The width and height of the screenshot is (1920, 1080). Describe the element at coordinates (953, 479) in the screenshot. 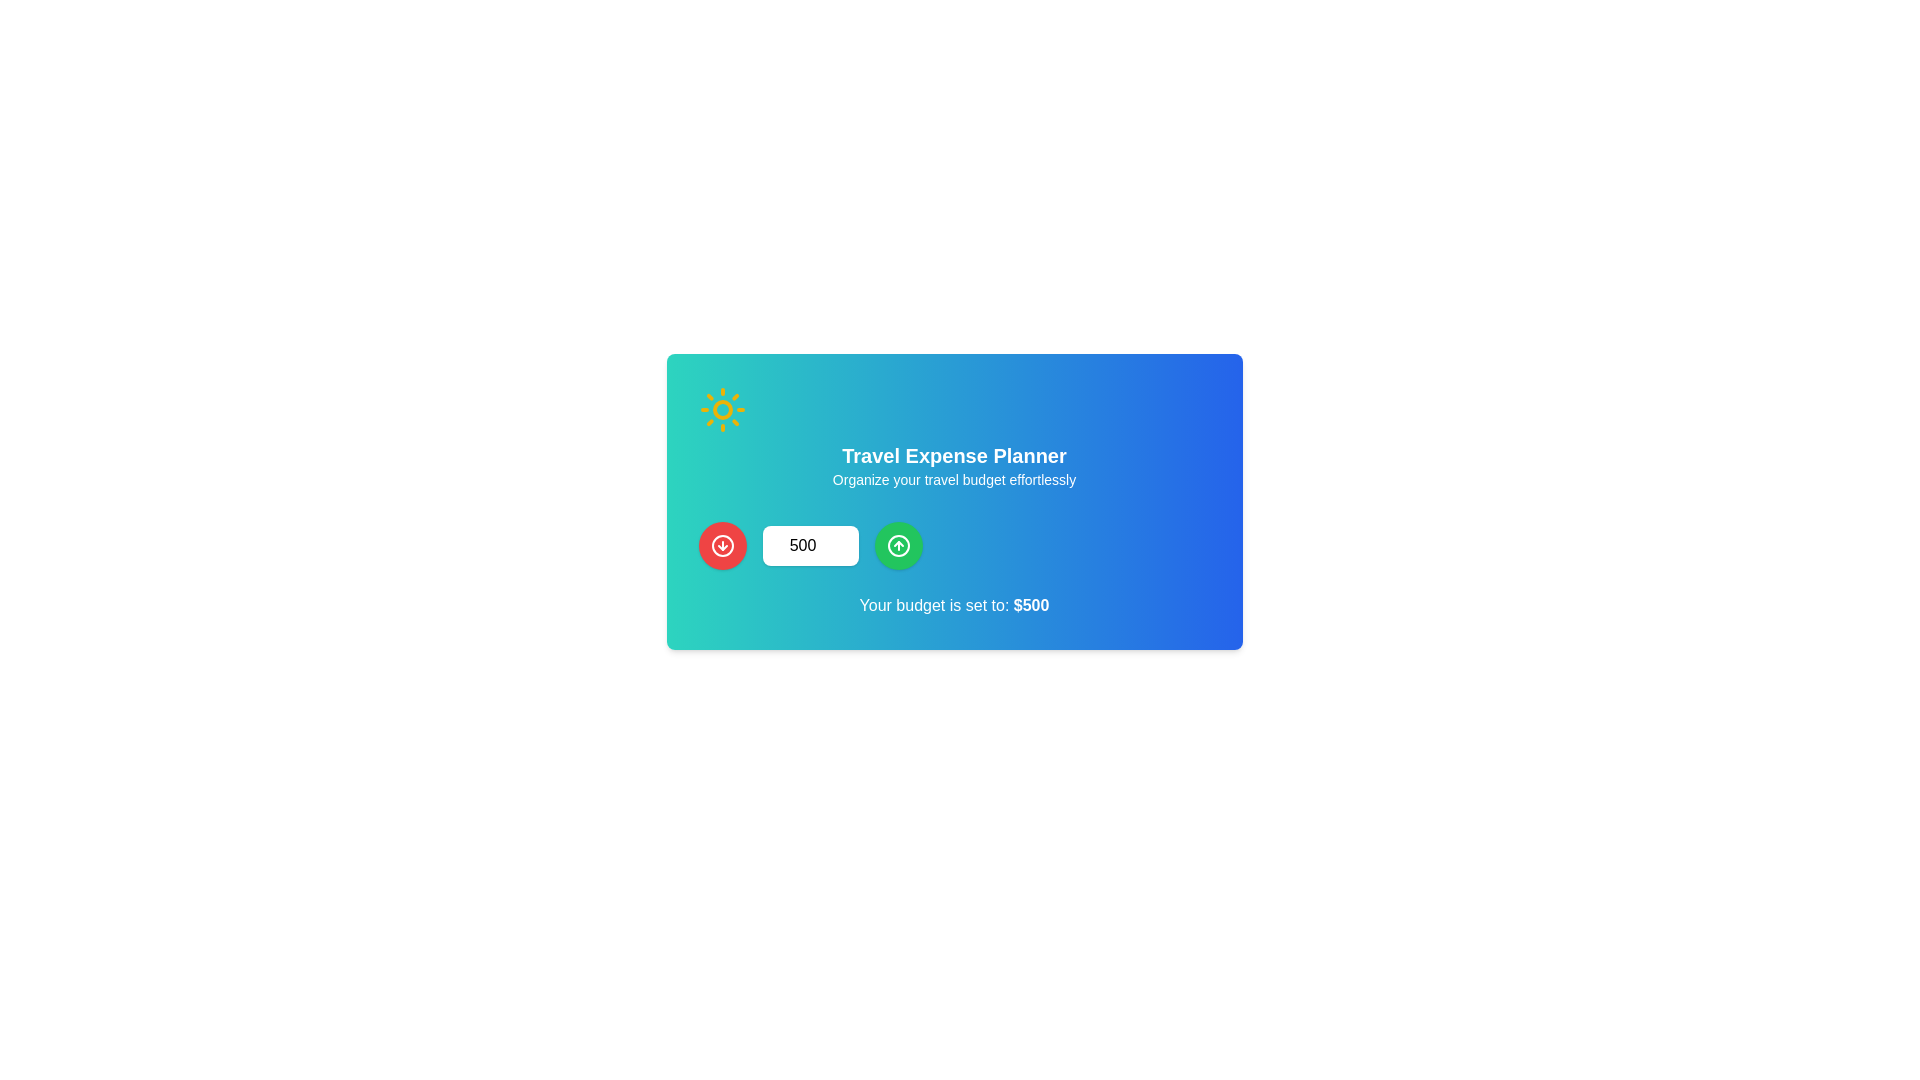

I see `the static text that reads 'Organize your travel budget effortlessly', located beneath the header 'Travel Expense Planner', styled in white color on a gradient background` at that location.